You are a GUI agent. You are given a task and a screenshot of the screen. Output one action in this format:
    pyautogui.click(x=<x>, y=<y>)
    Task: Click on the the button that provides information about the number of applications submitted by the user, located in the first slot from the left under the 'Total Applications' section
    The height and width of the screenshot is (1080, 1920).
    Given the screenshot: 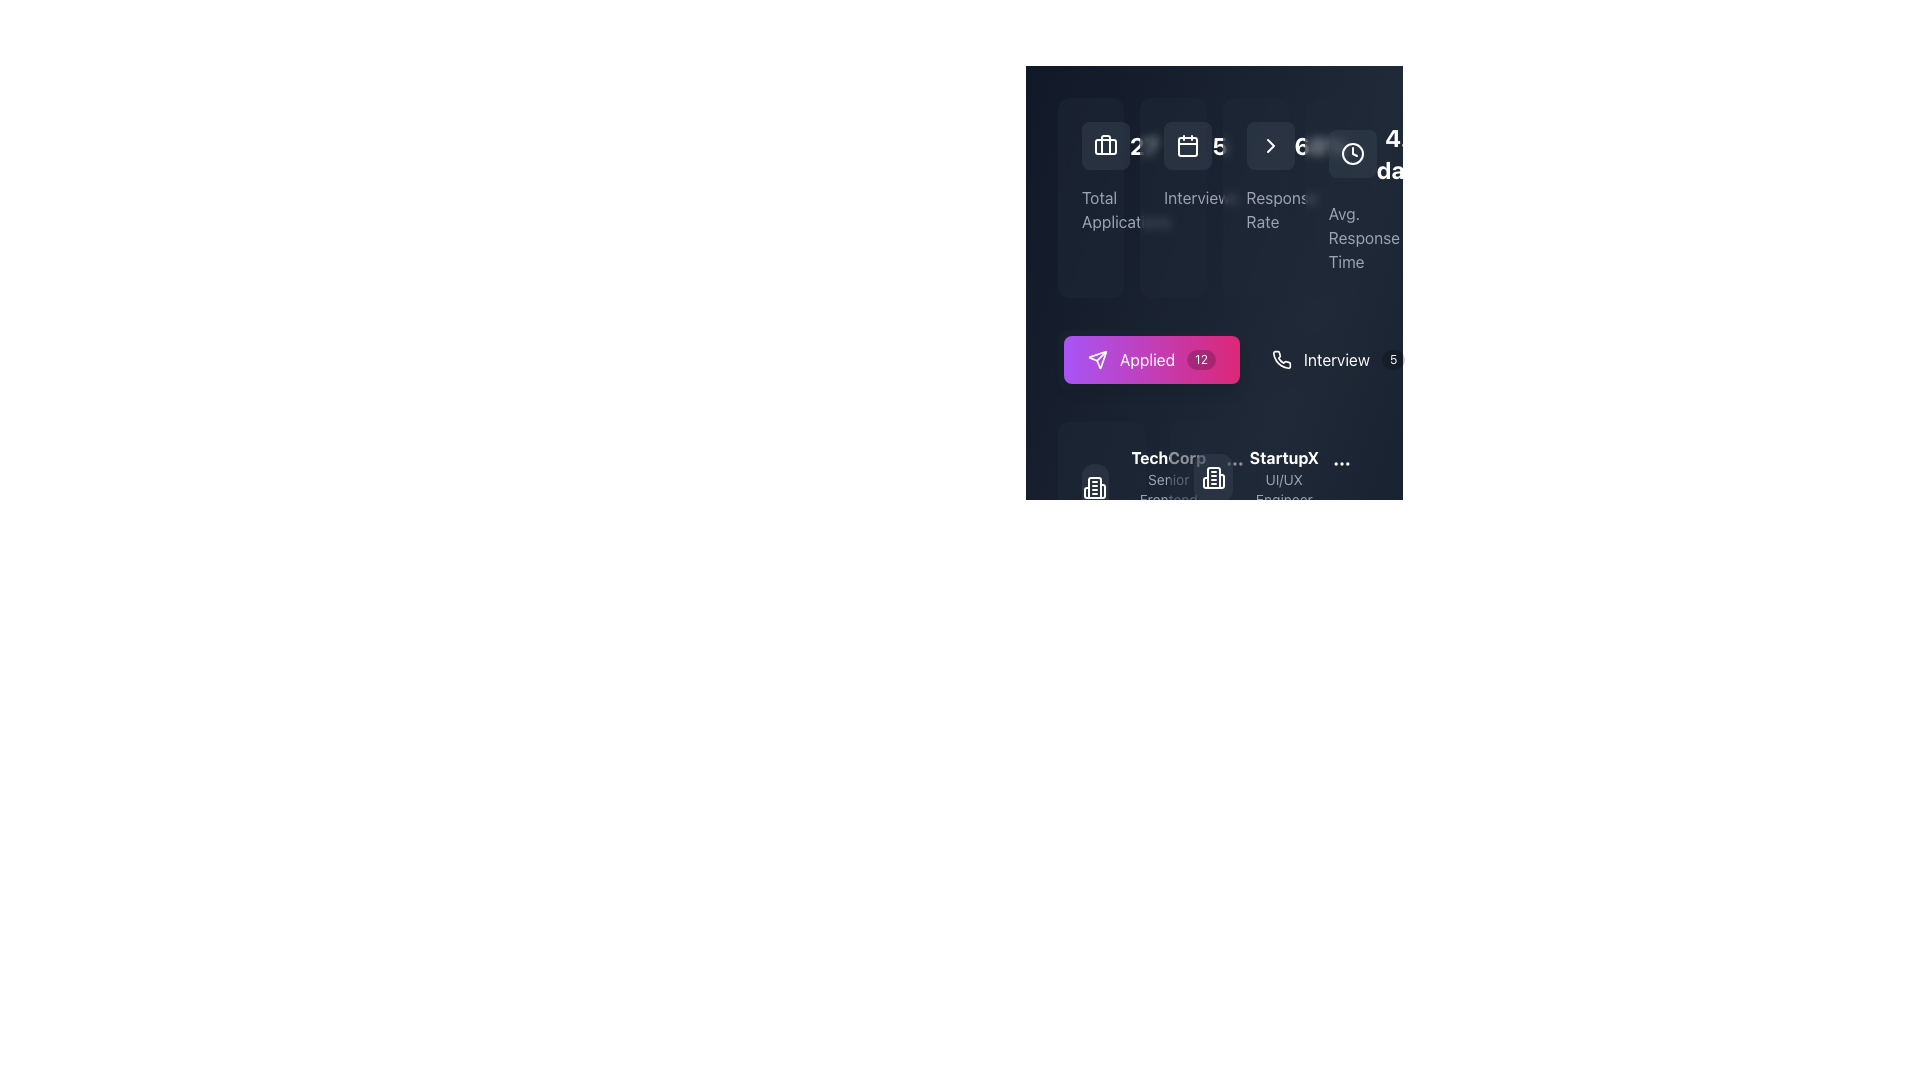 What is the action you would take?
    pyautogui.click(x=1213, y=358)
    